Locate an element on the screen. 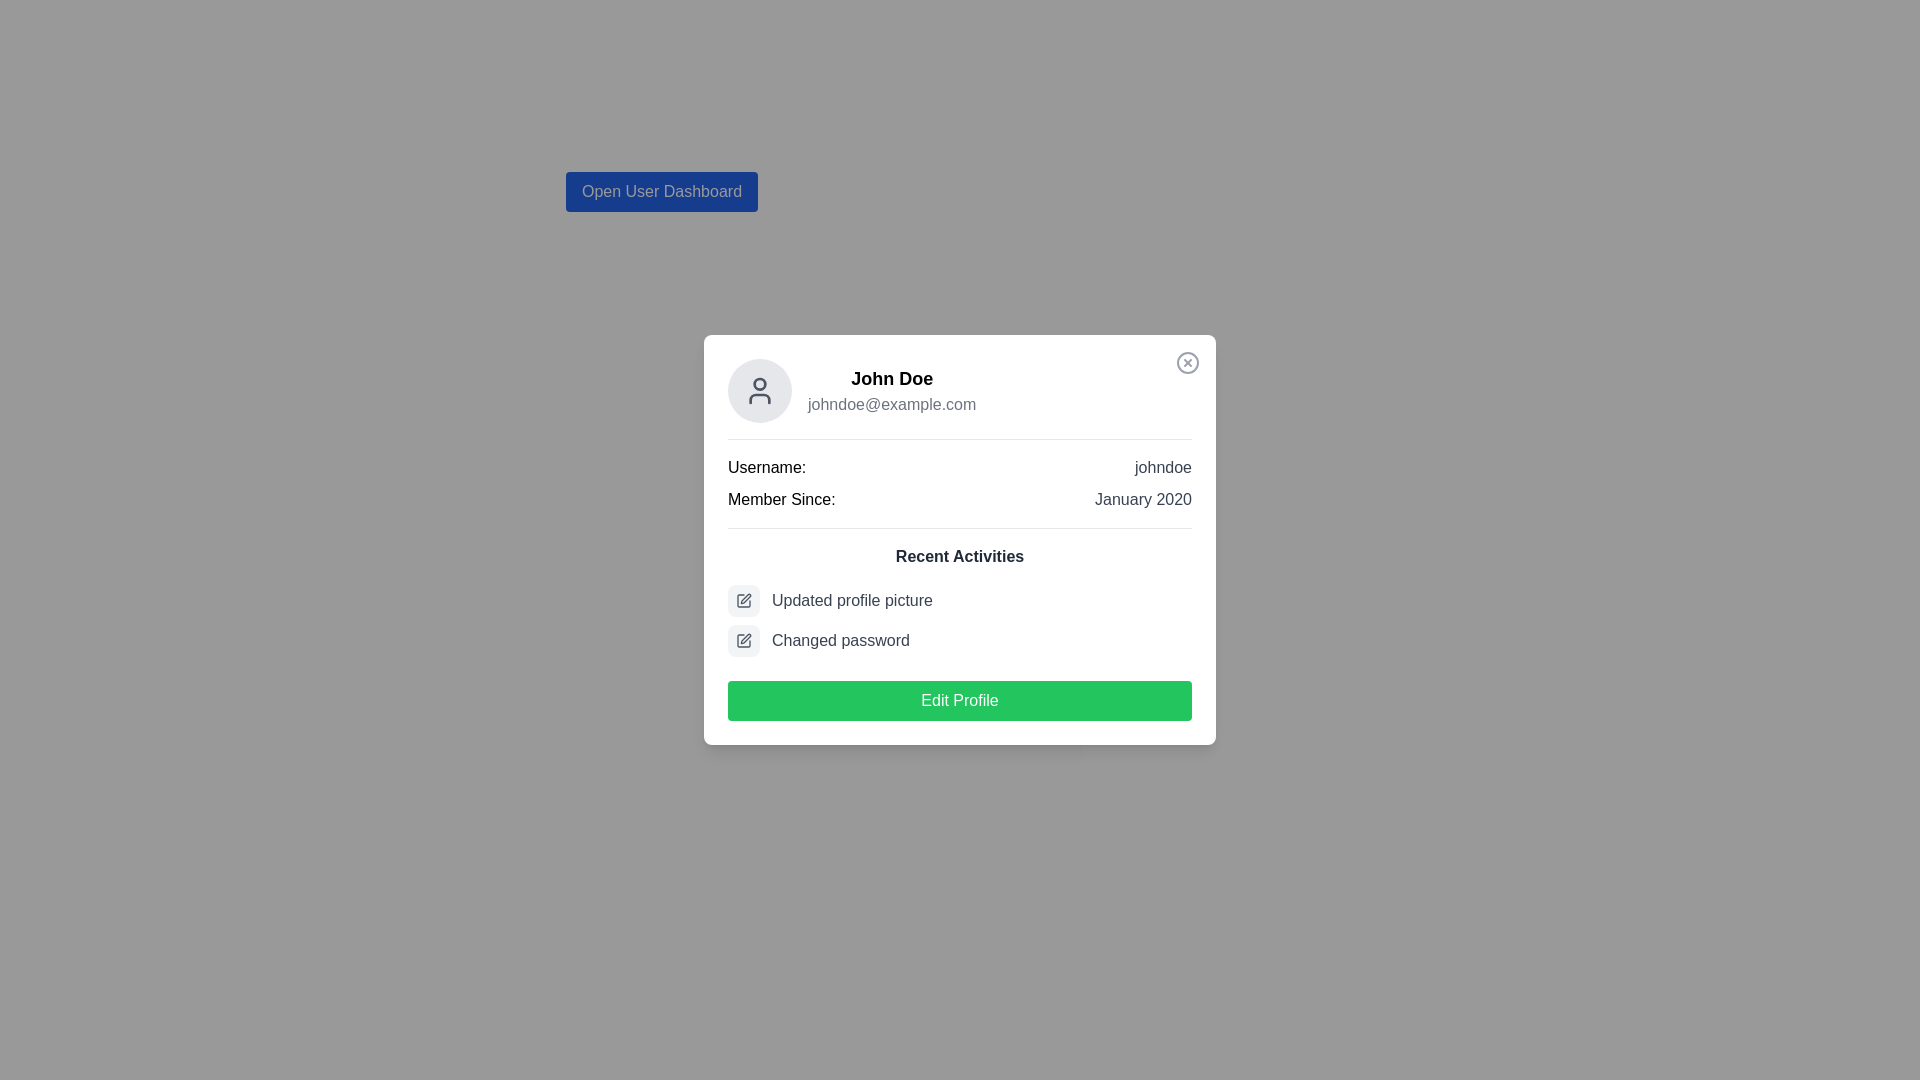 This screenshot has width=1920, height=1080. the static text label that displays 'Changed password' in the 'Recent Activities' section is located at coordinates (840, 640).